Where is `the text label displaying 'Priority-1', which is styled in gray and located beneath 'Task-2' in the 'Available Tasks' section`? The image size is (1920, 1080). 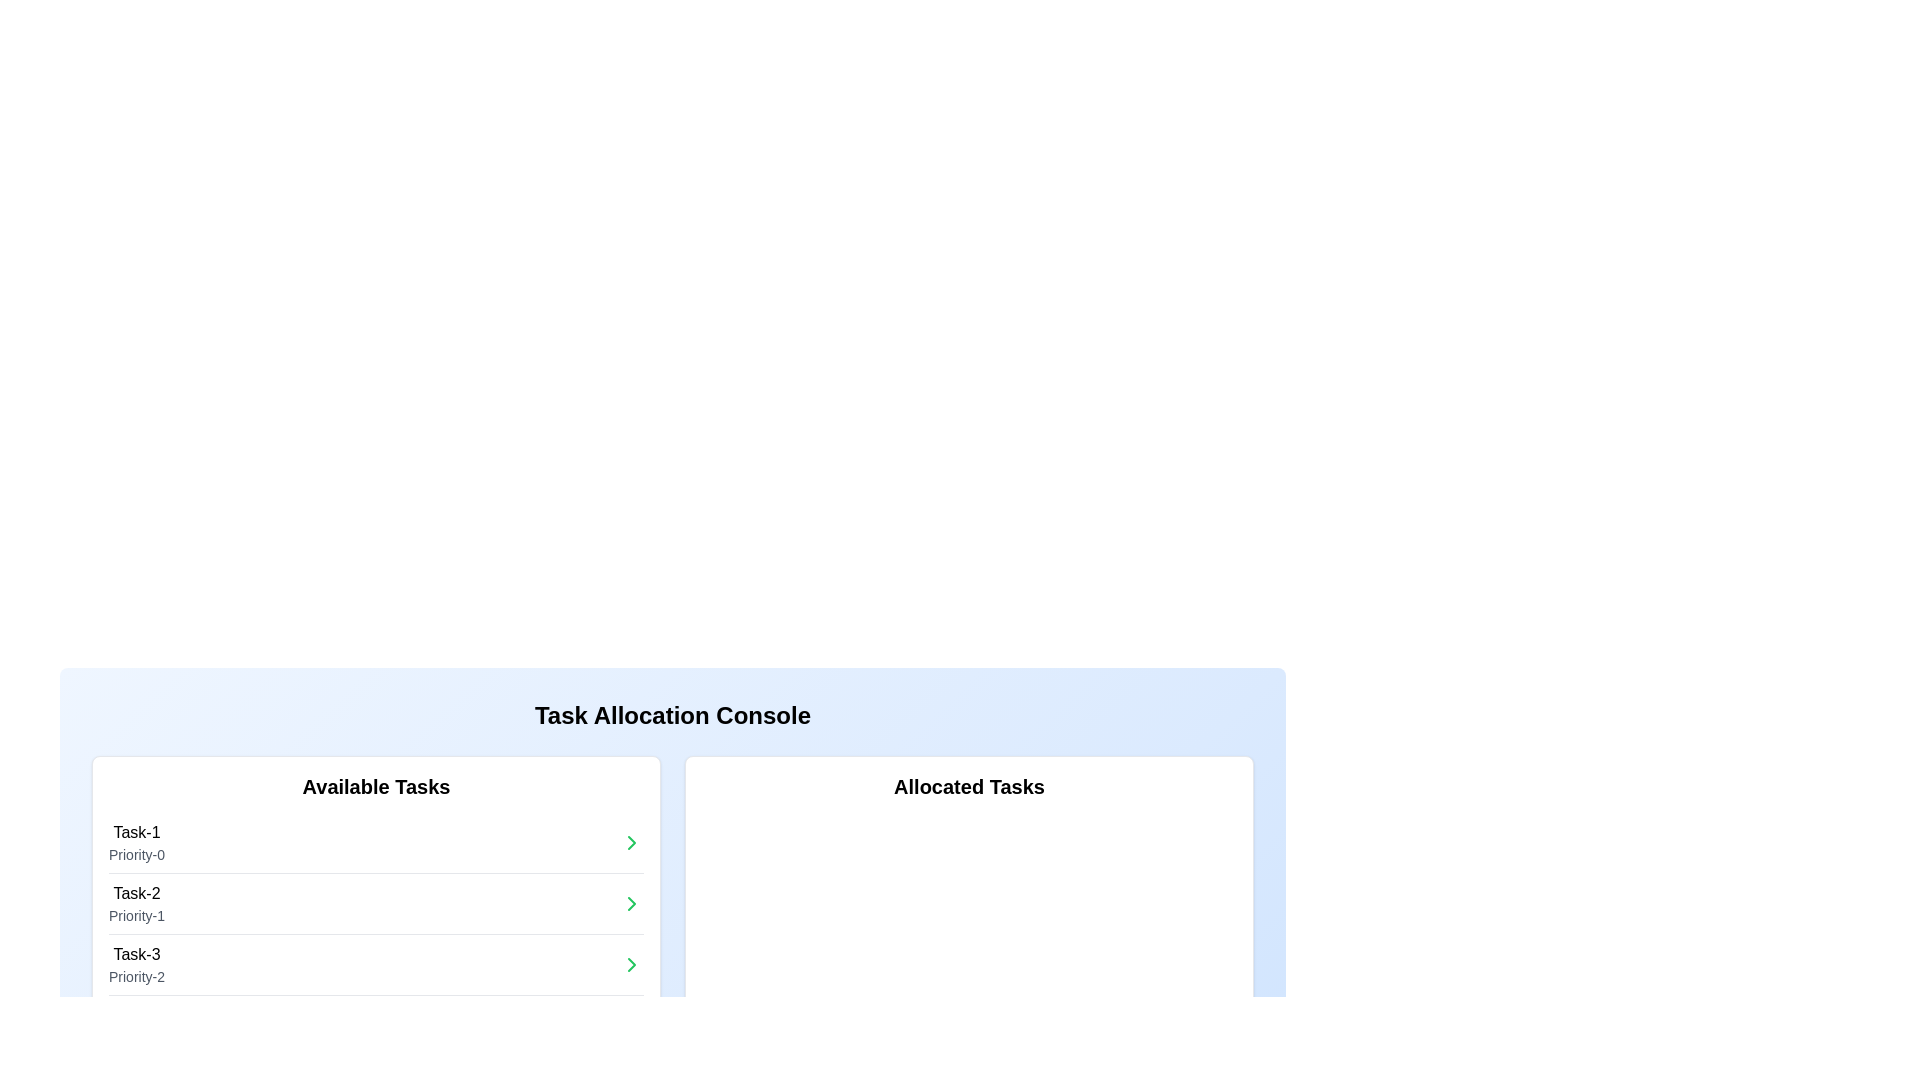
the text label displaying 'Priority-1', which is styled in gray and located beneath 'Task-2' in the 'Available Tasks' section is located at coordinates (136, 915).